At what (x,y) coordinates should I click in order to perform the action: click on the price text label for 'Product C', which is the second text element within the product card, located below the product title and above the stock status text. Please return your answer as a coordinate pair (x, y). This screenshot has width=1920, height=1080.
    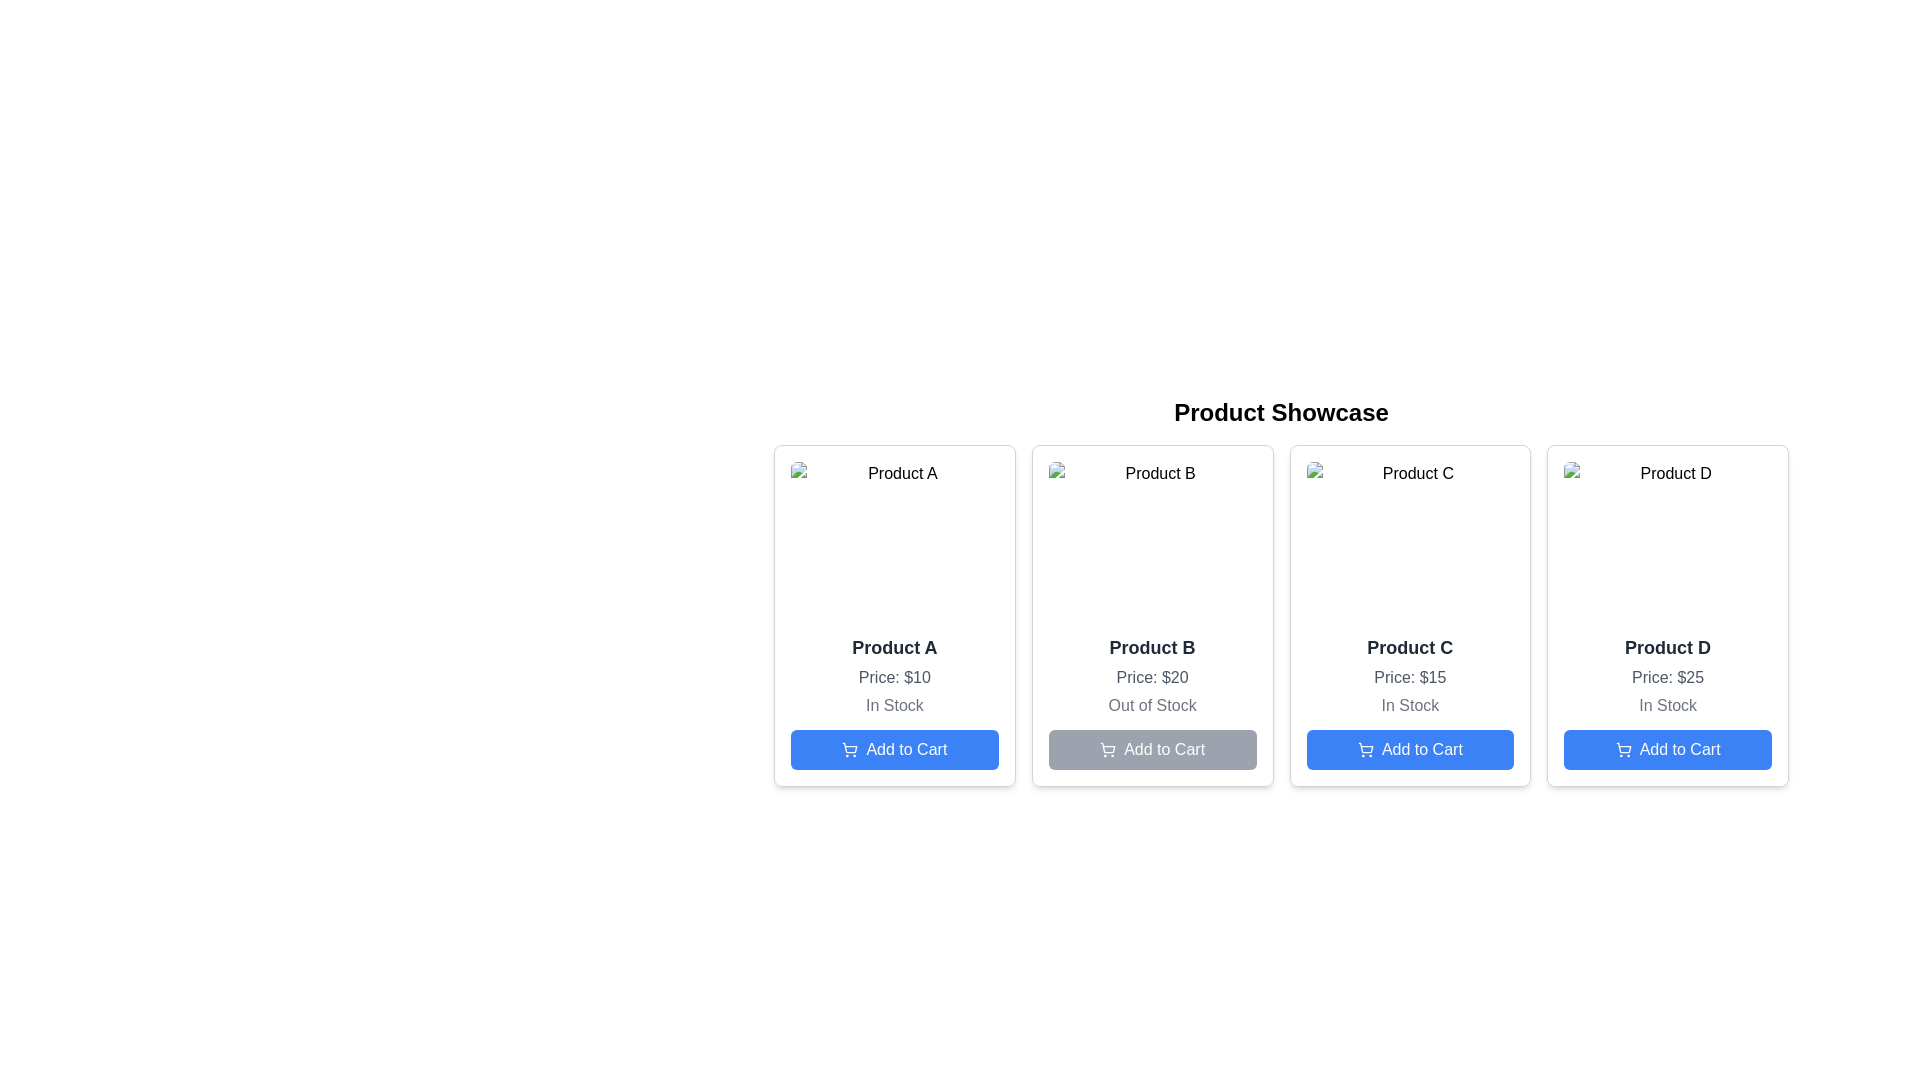
    Looking at the image, I should click on (1409, 677).